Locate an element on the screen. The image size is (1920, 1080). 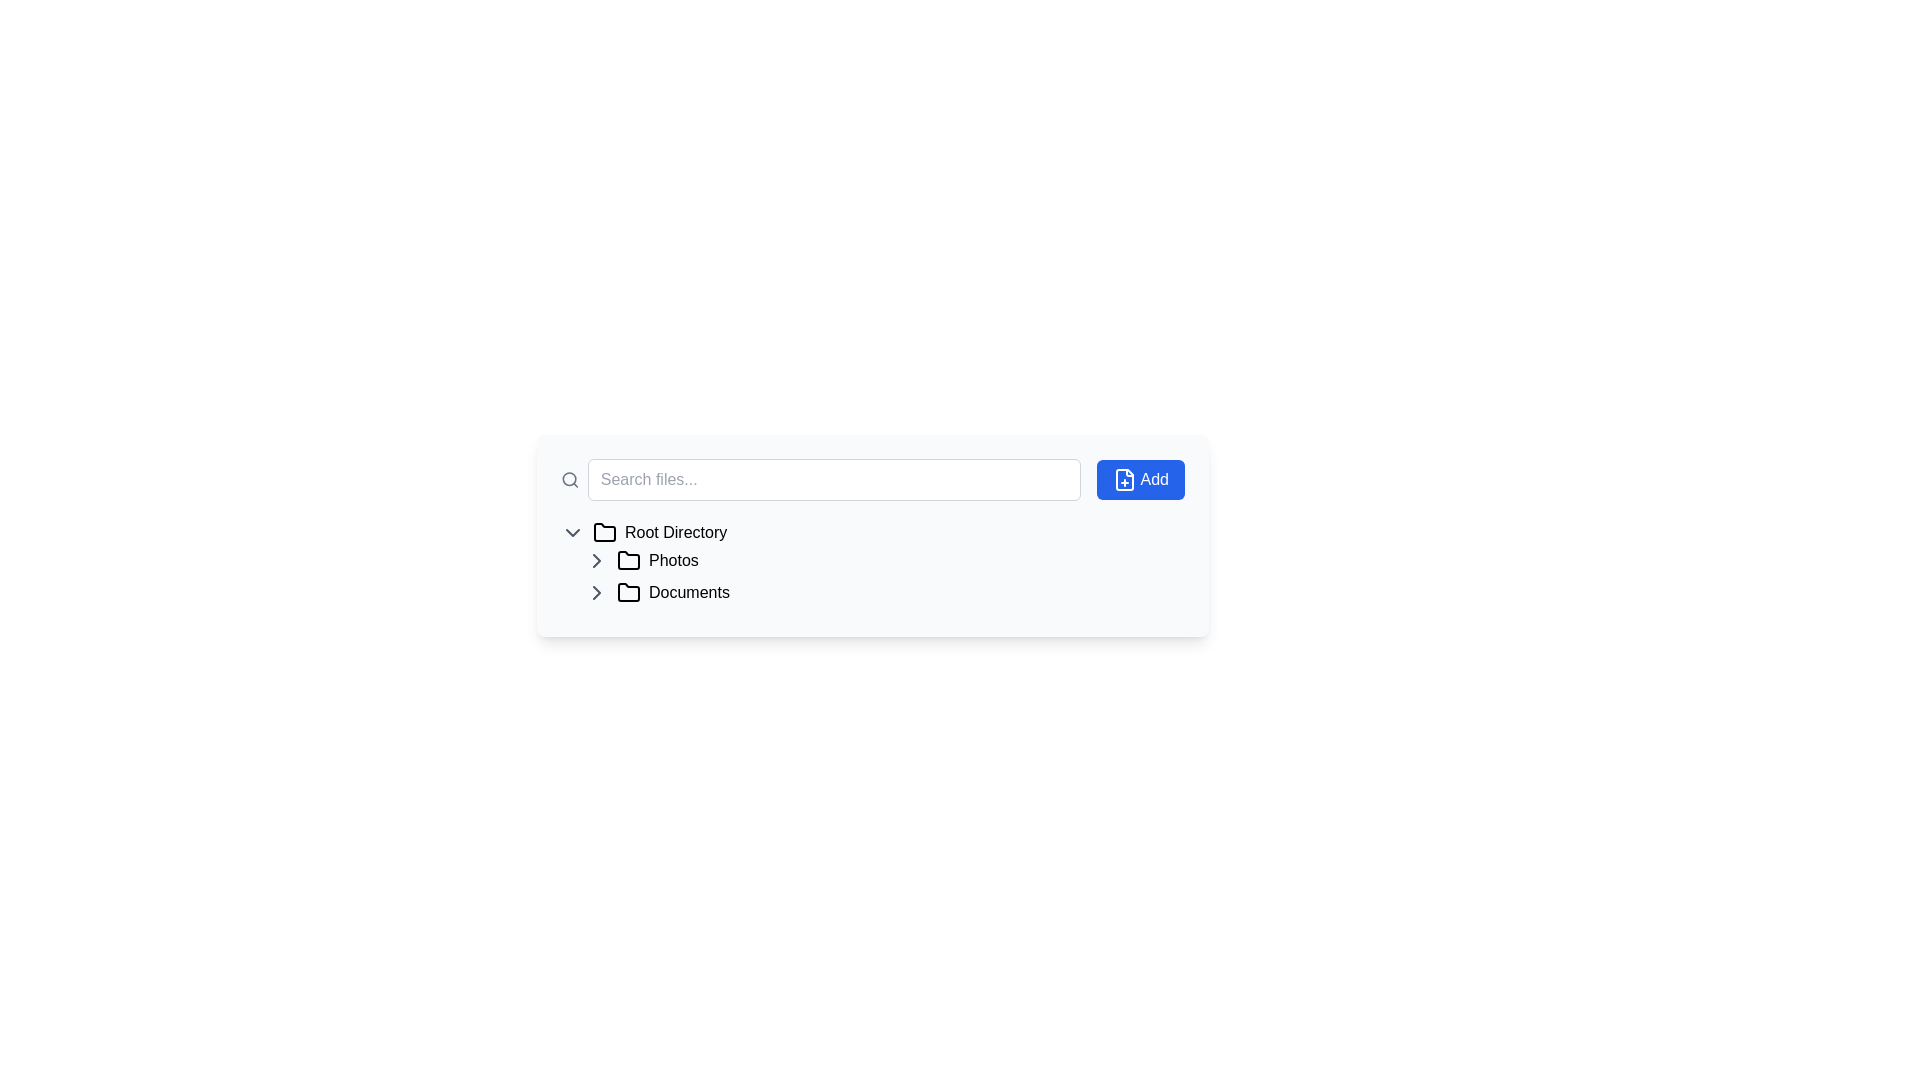
the folder icon located to the left of the 'Documents' label, which is visually represented as a light-colored folder with rounded edges is located at coordinates (627, 592).